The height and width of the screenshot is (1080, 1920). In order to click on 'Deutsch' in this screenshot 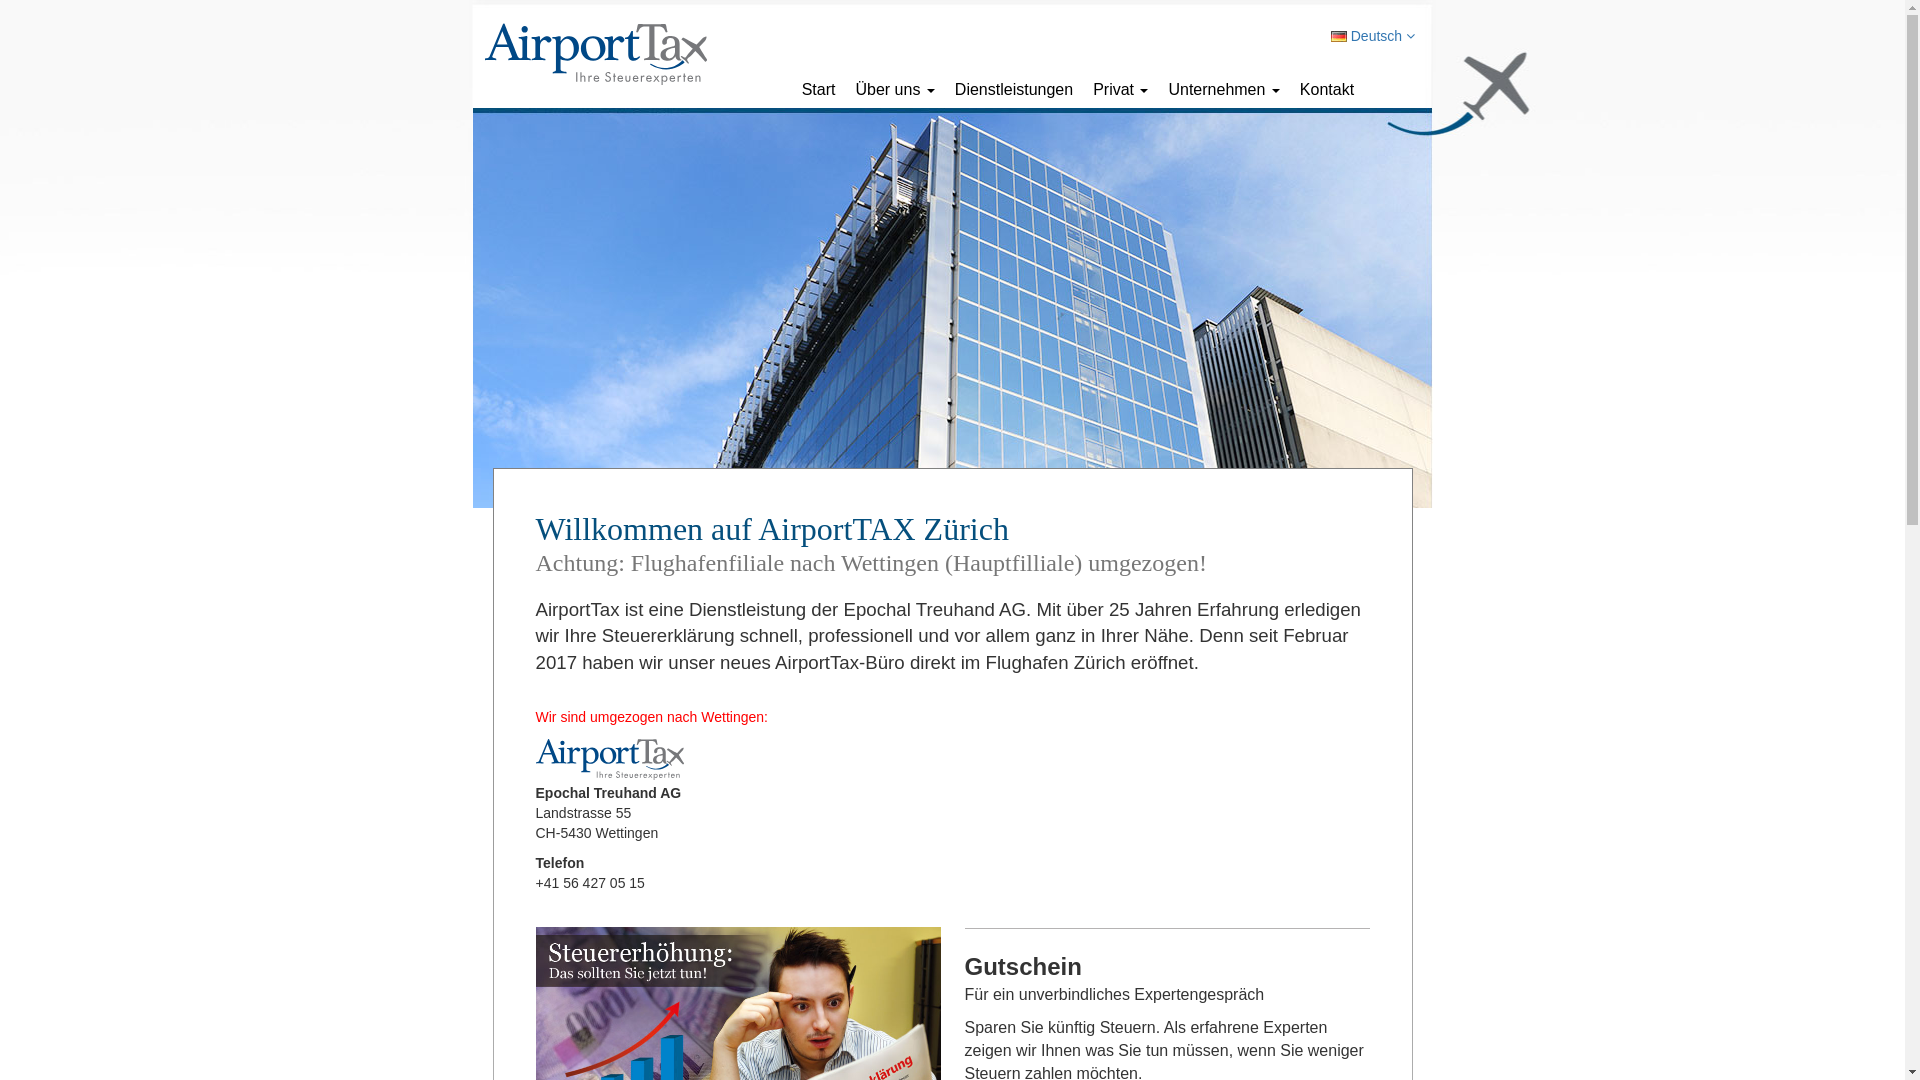, I will do `click(1371, 35)`.